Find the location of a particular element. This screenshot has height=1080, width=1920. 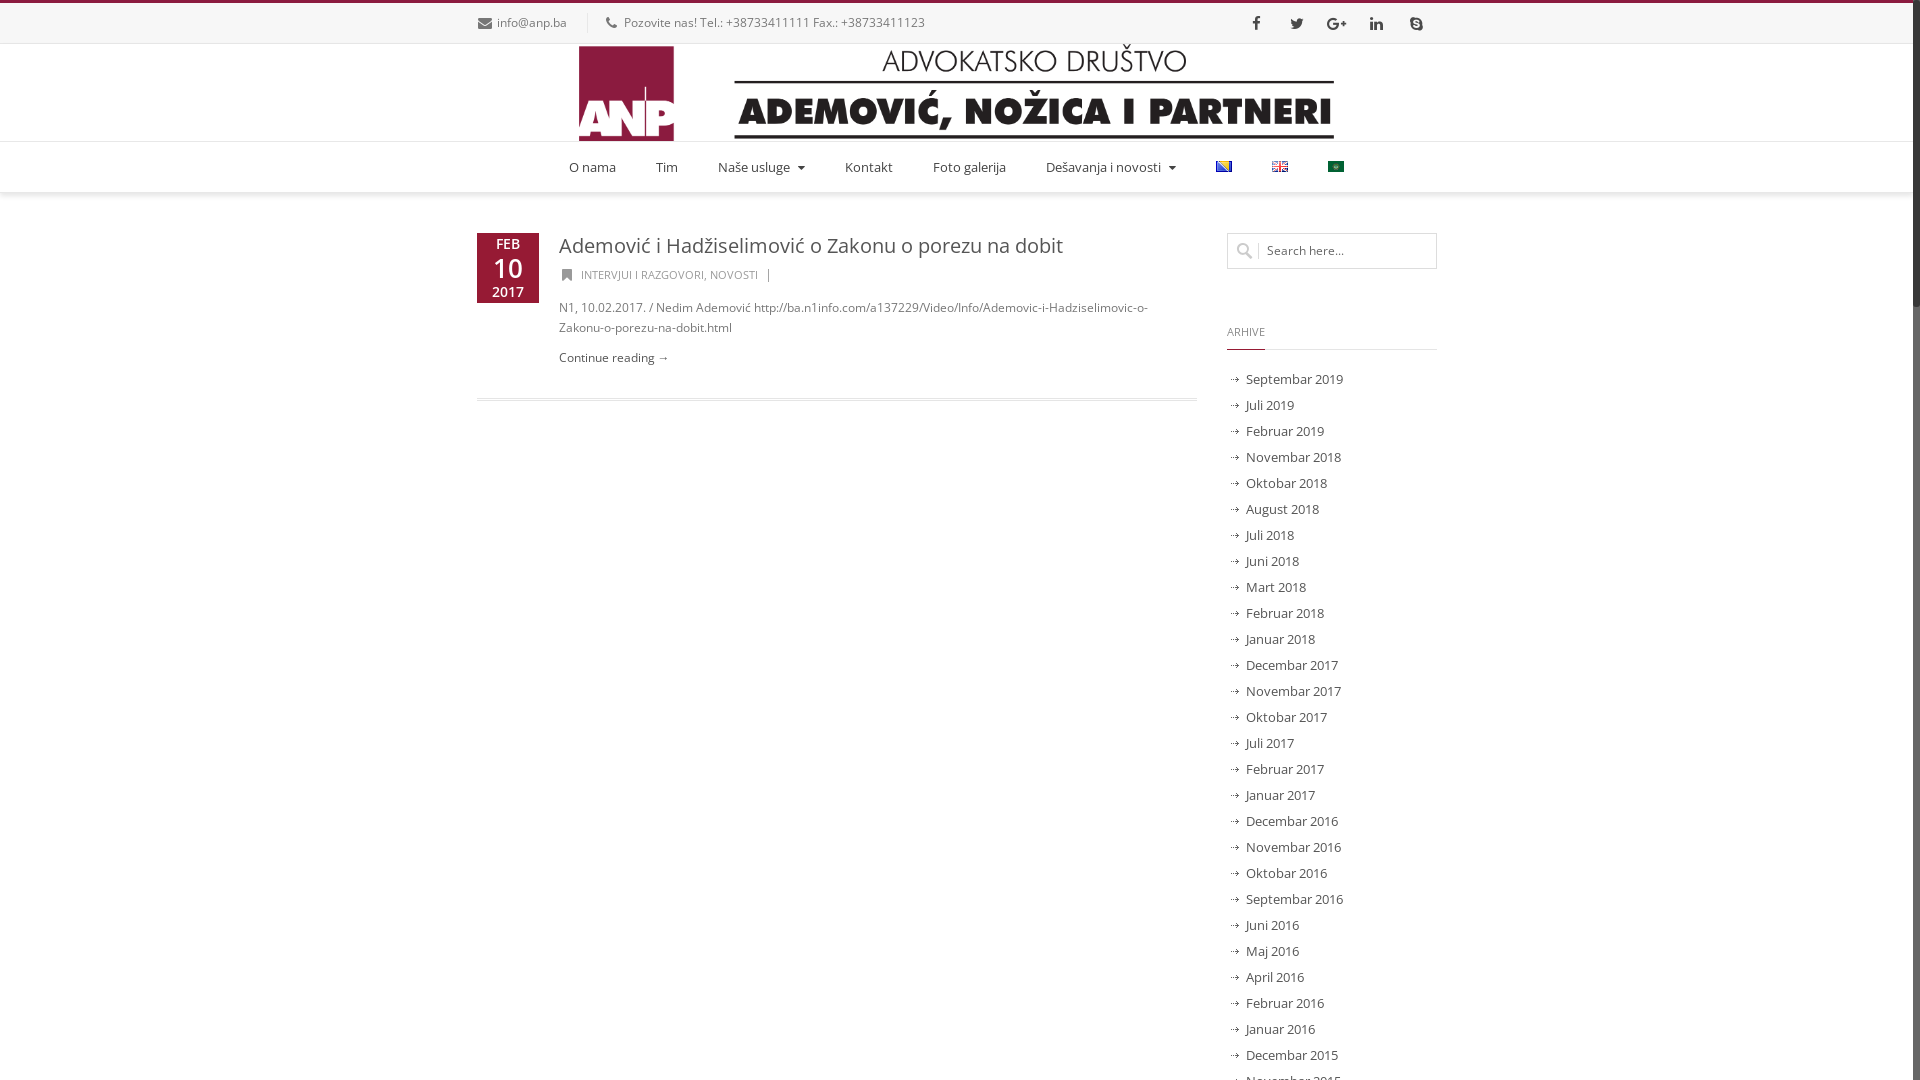

'Decembar 2017' is located at coordinates (1285, 664).